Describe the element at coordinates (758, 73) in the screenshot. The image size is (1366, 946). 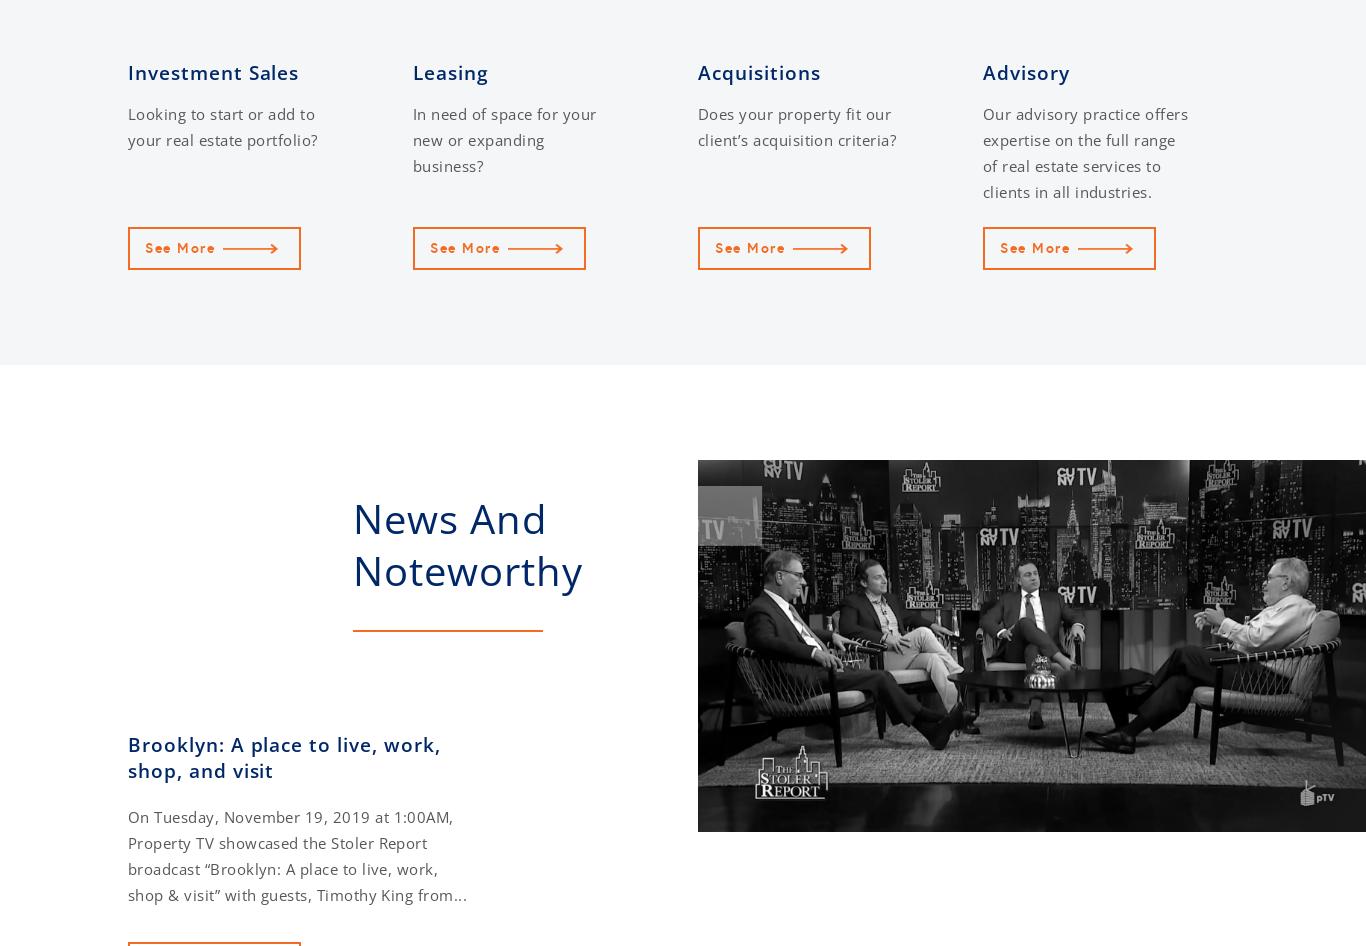
I see `'Acquisitions'` at that location.